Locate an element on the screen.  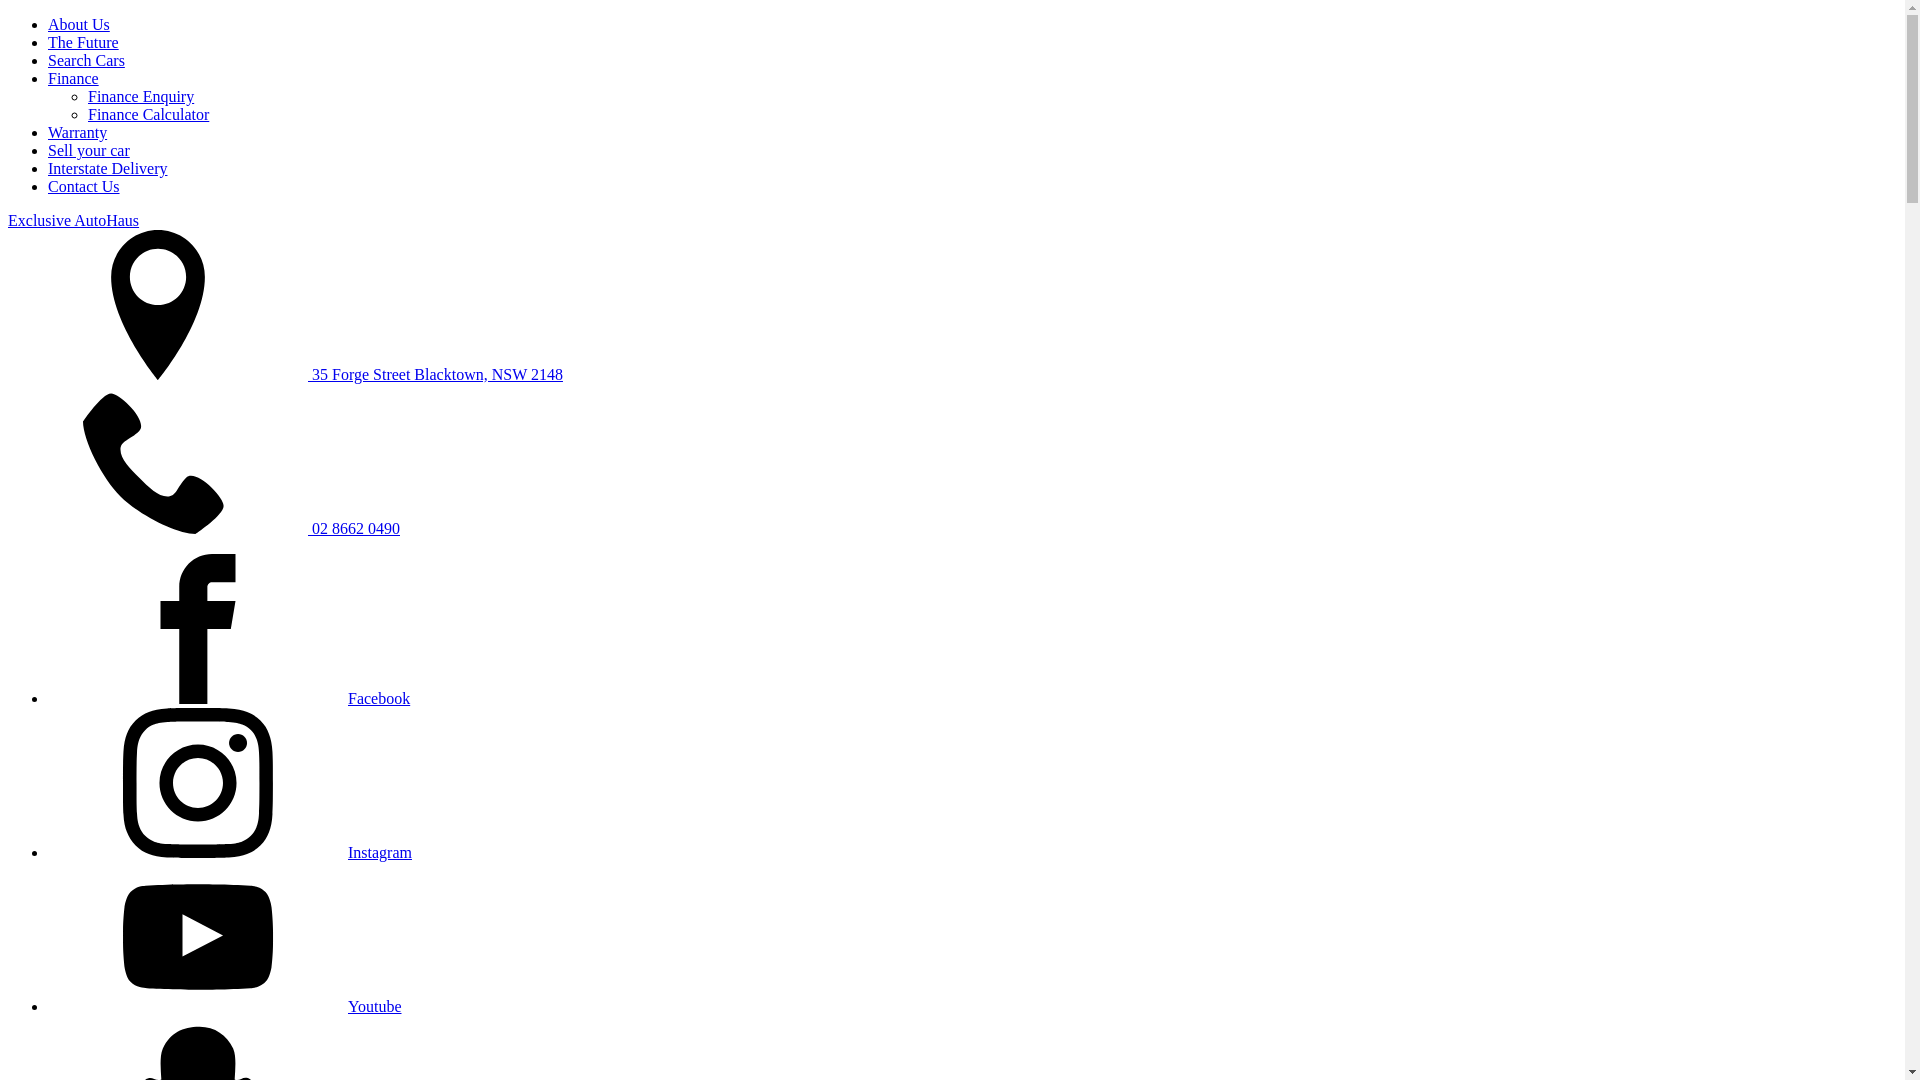
'Sell your car' is located at coordinates (48, 149).